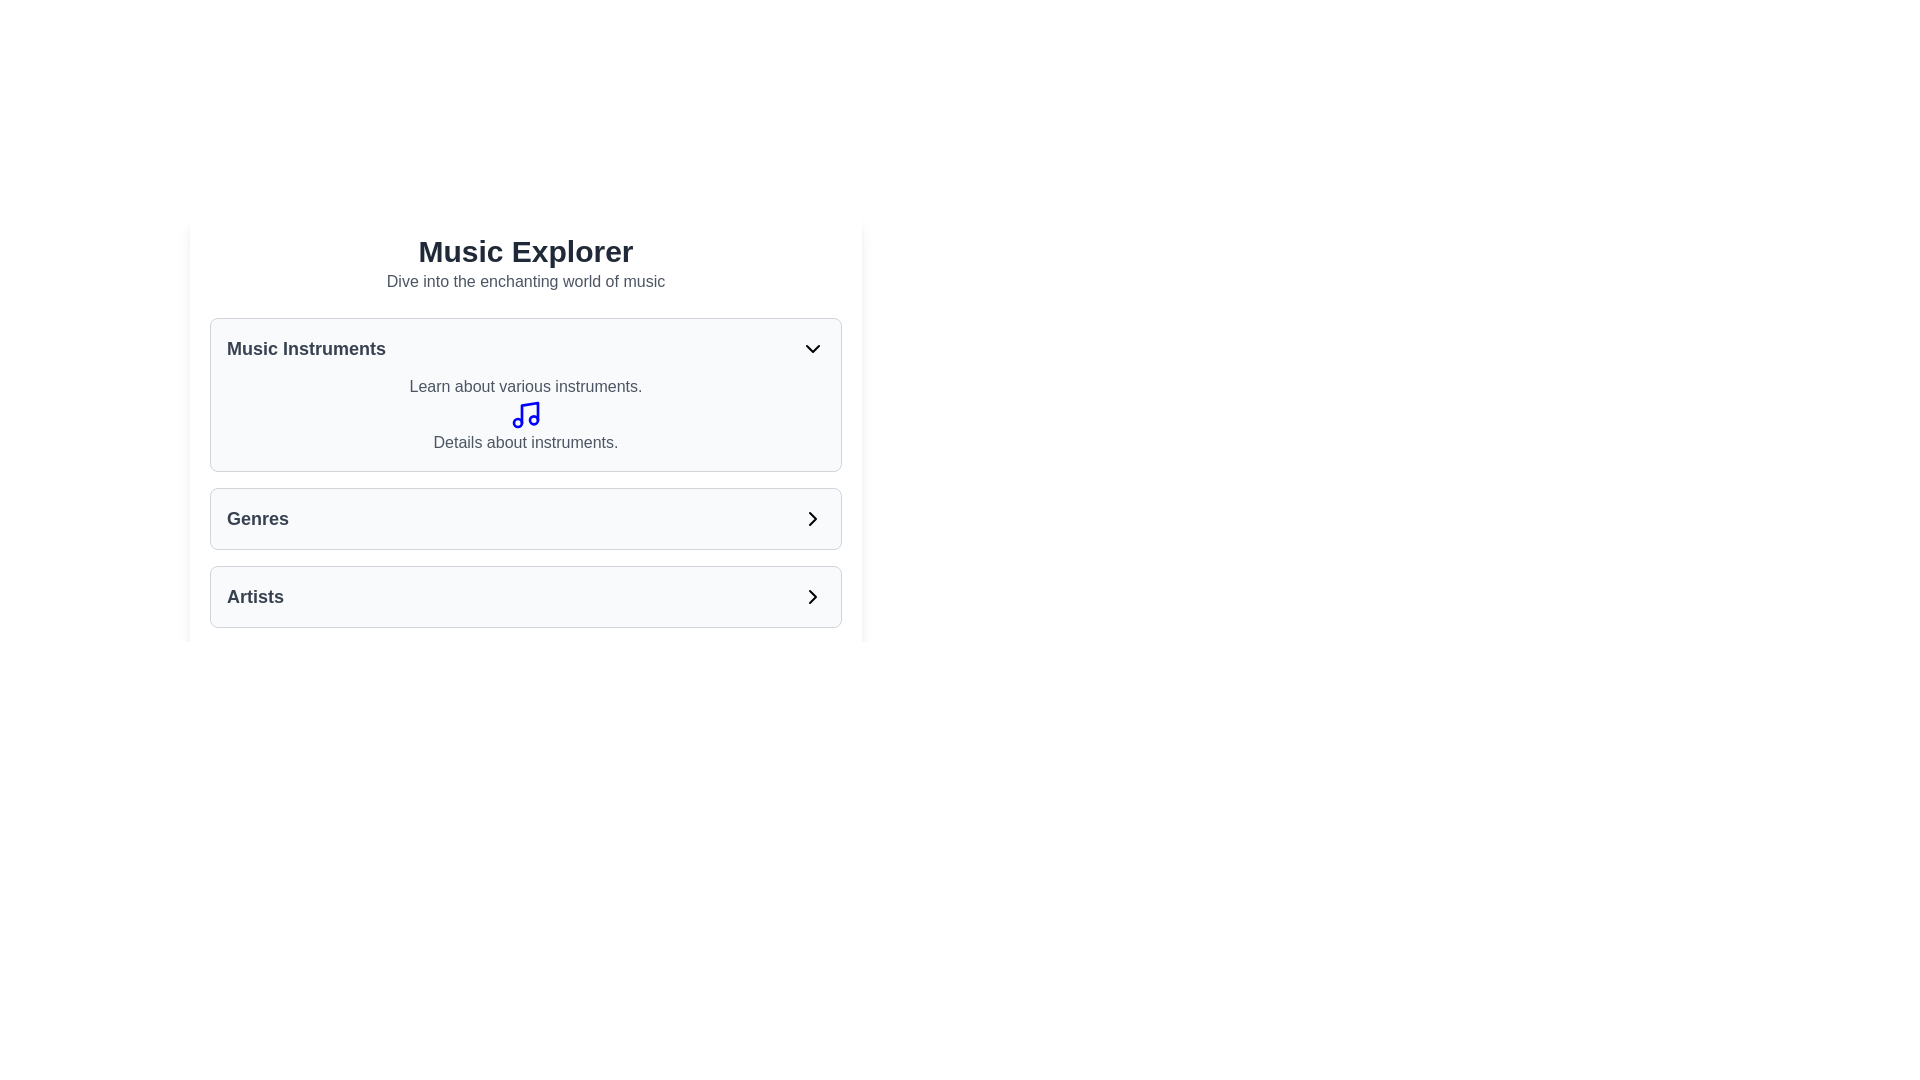 This screenshot has height=1080, width=1920. Describe the element at coordinates (526, 250) in the screenshot. I see `main heading at the top-center of the interface to understand the page's purpose` at that location.